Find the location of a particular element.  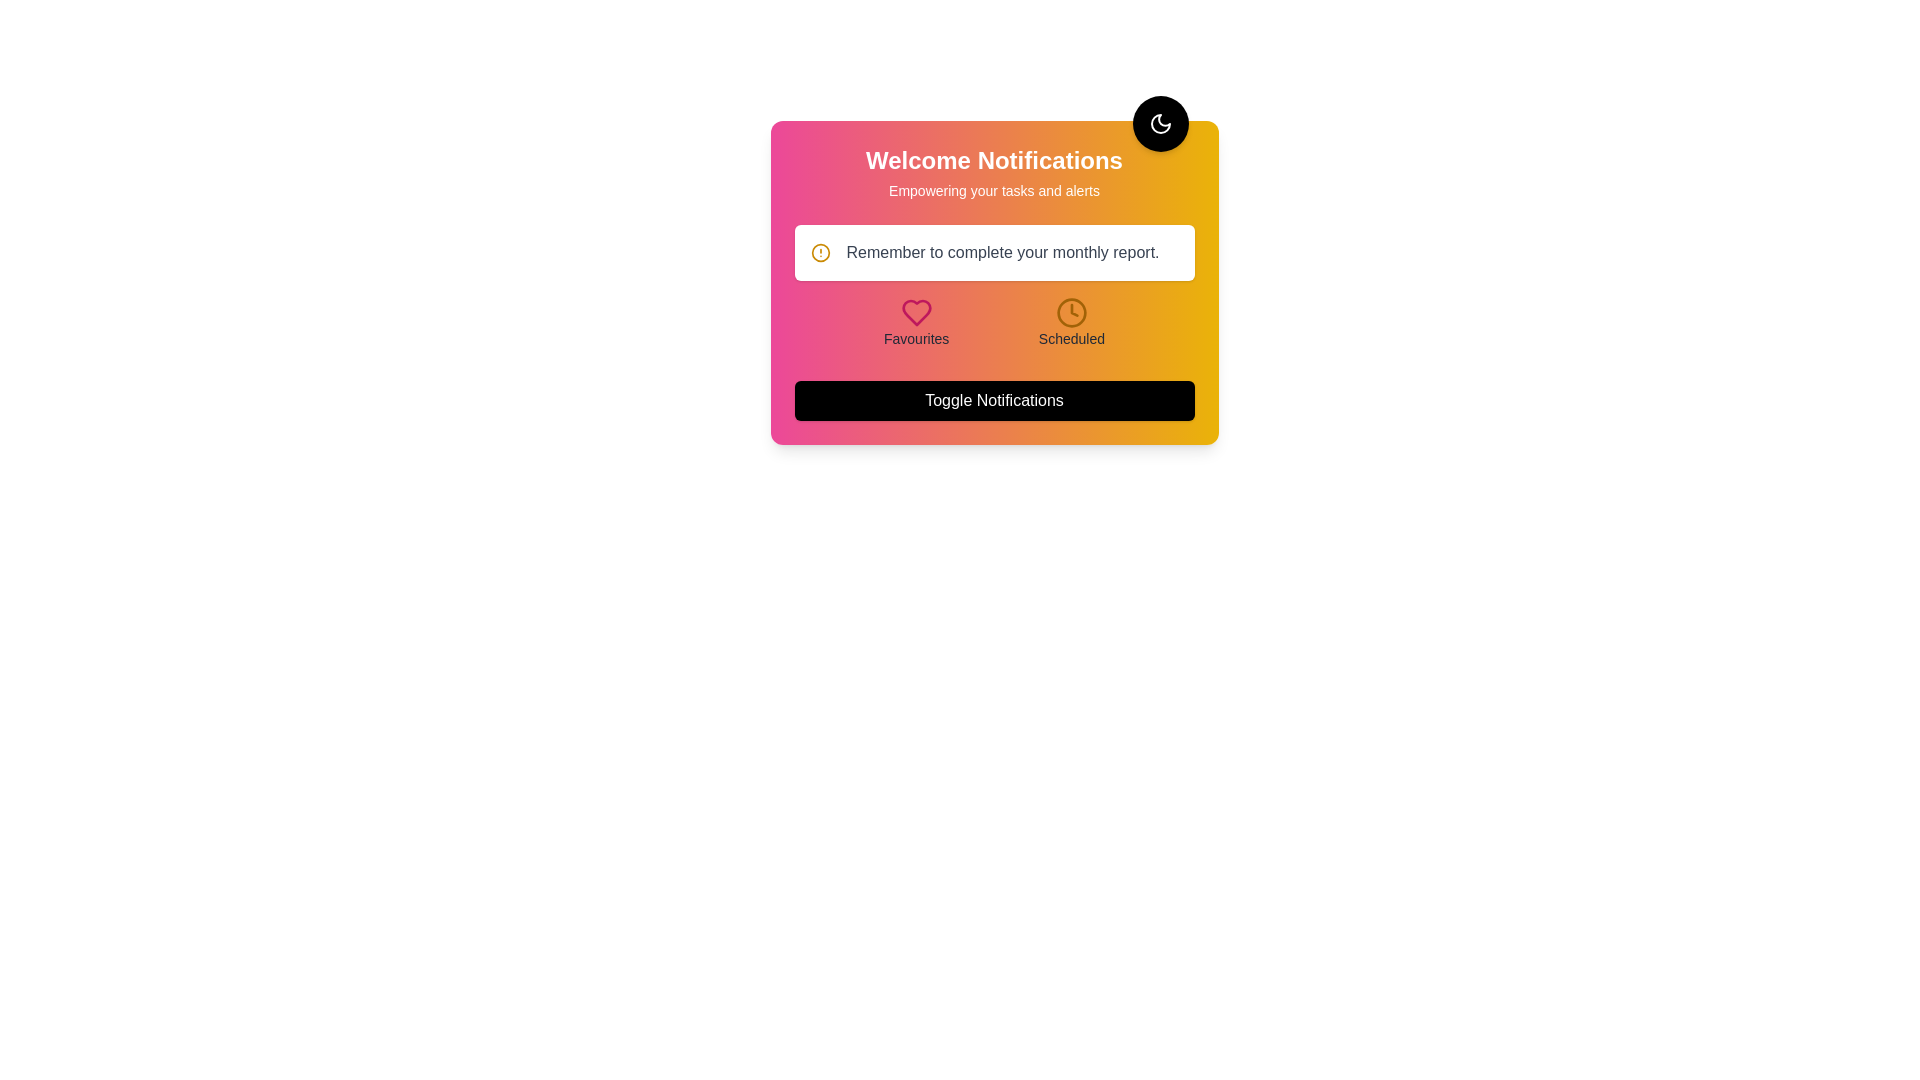

the circular dark mode toggle button with a black background and white crescent moon shape located in the top-right corner, above the 'Welcome Notifications' text to change the mode or theme is located at coordinates (1160, 123).